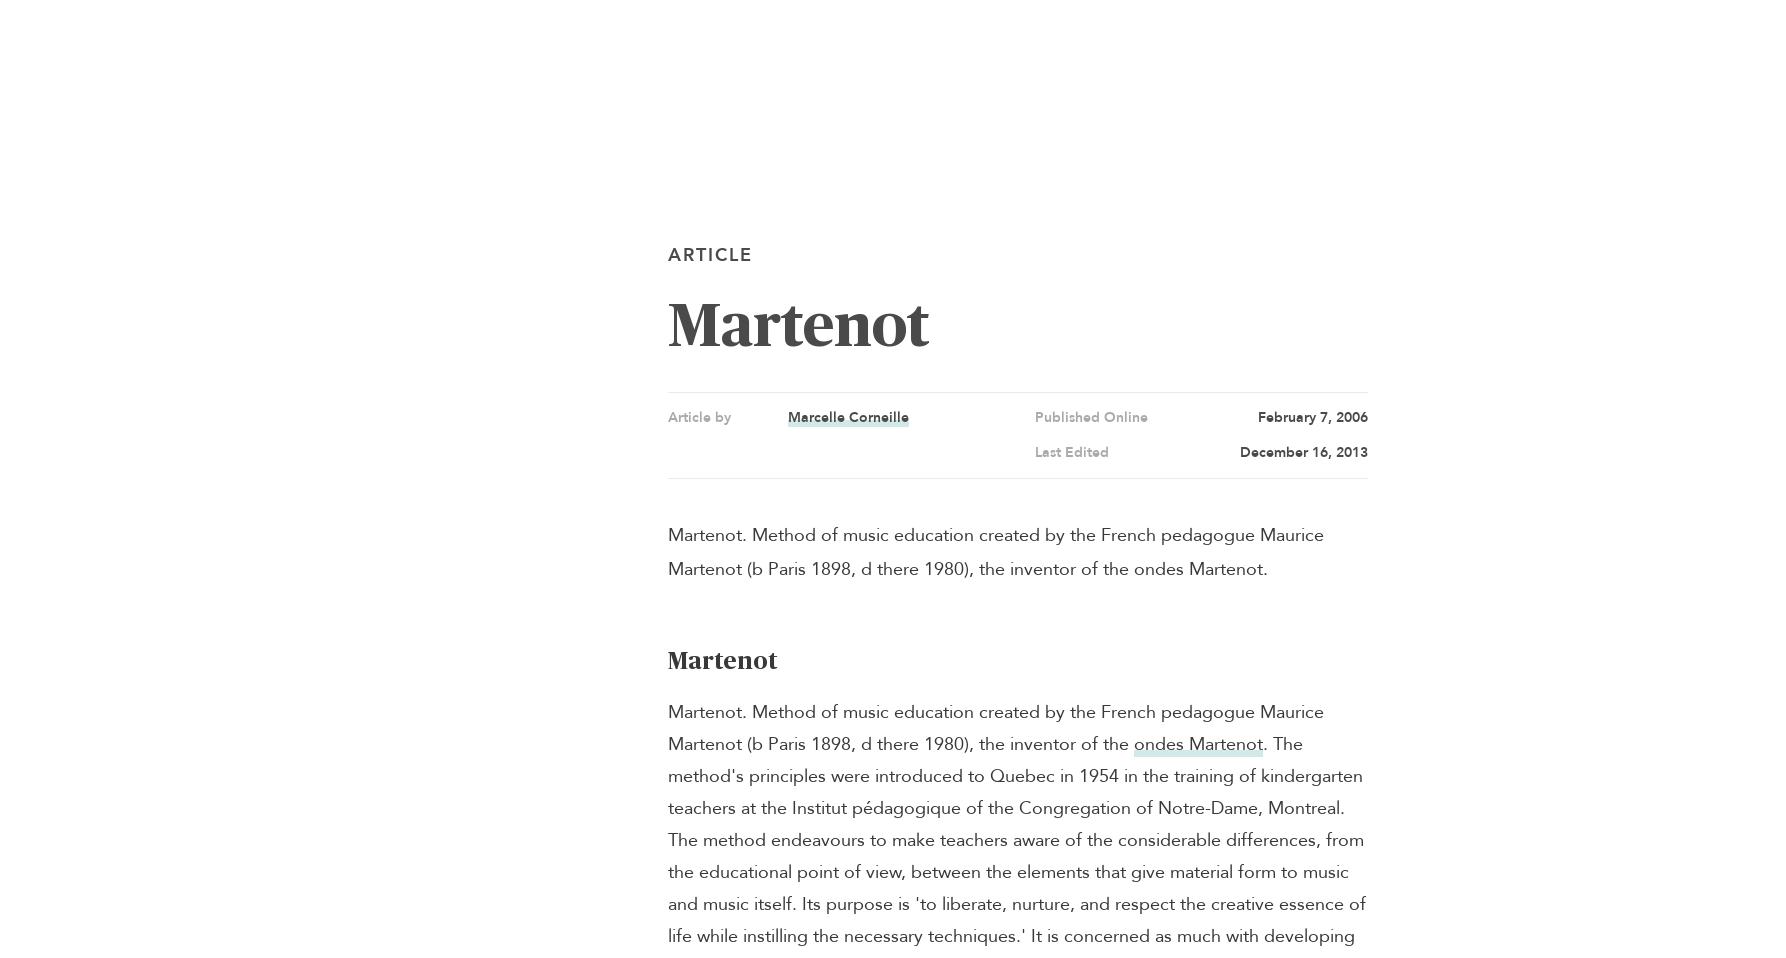  What do you see at coordinates (836, 921) in the screenshot?
I see `'British Commonwealth Air Training Plan'` at bounding box center [836, 921].